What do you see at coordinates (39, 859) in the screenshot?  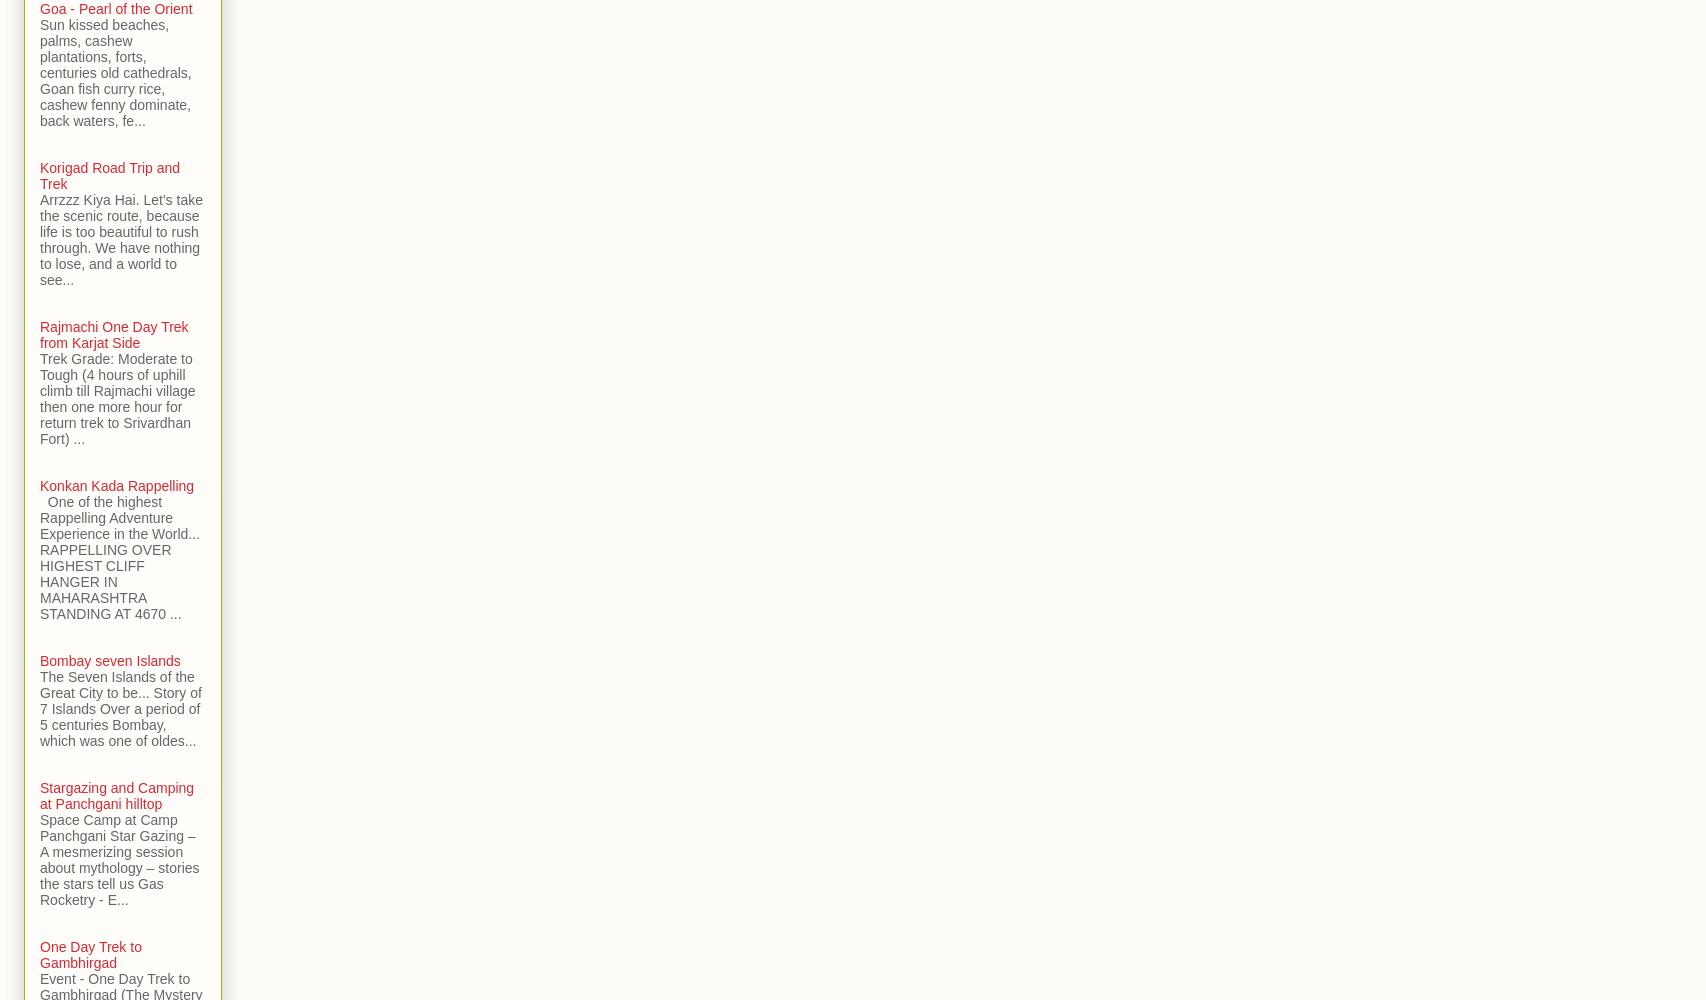 I see `'Space Camp at Camp Panchgani   Star Gazing – A mesmerizing session about mythology – stories the stars tell us           Gas Rocketry - E...'` at bounding box center [39, 859].